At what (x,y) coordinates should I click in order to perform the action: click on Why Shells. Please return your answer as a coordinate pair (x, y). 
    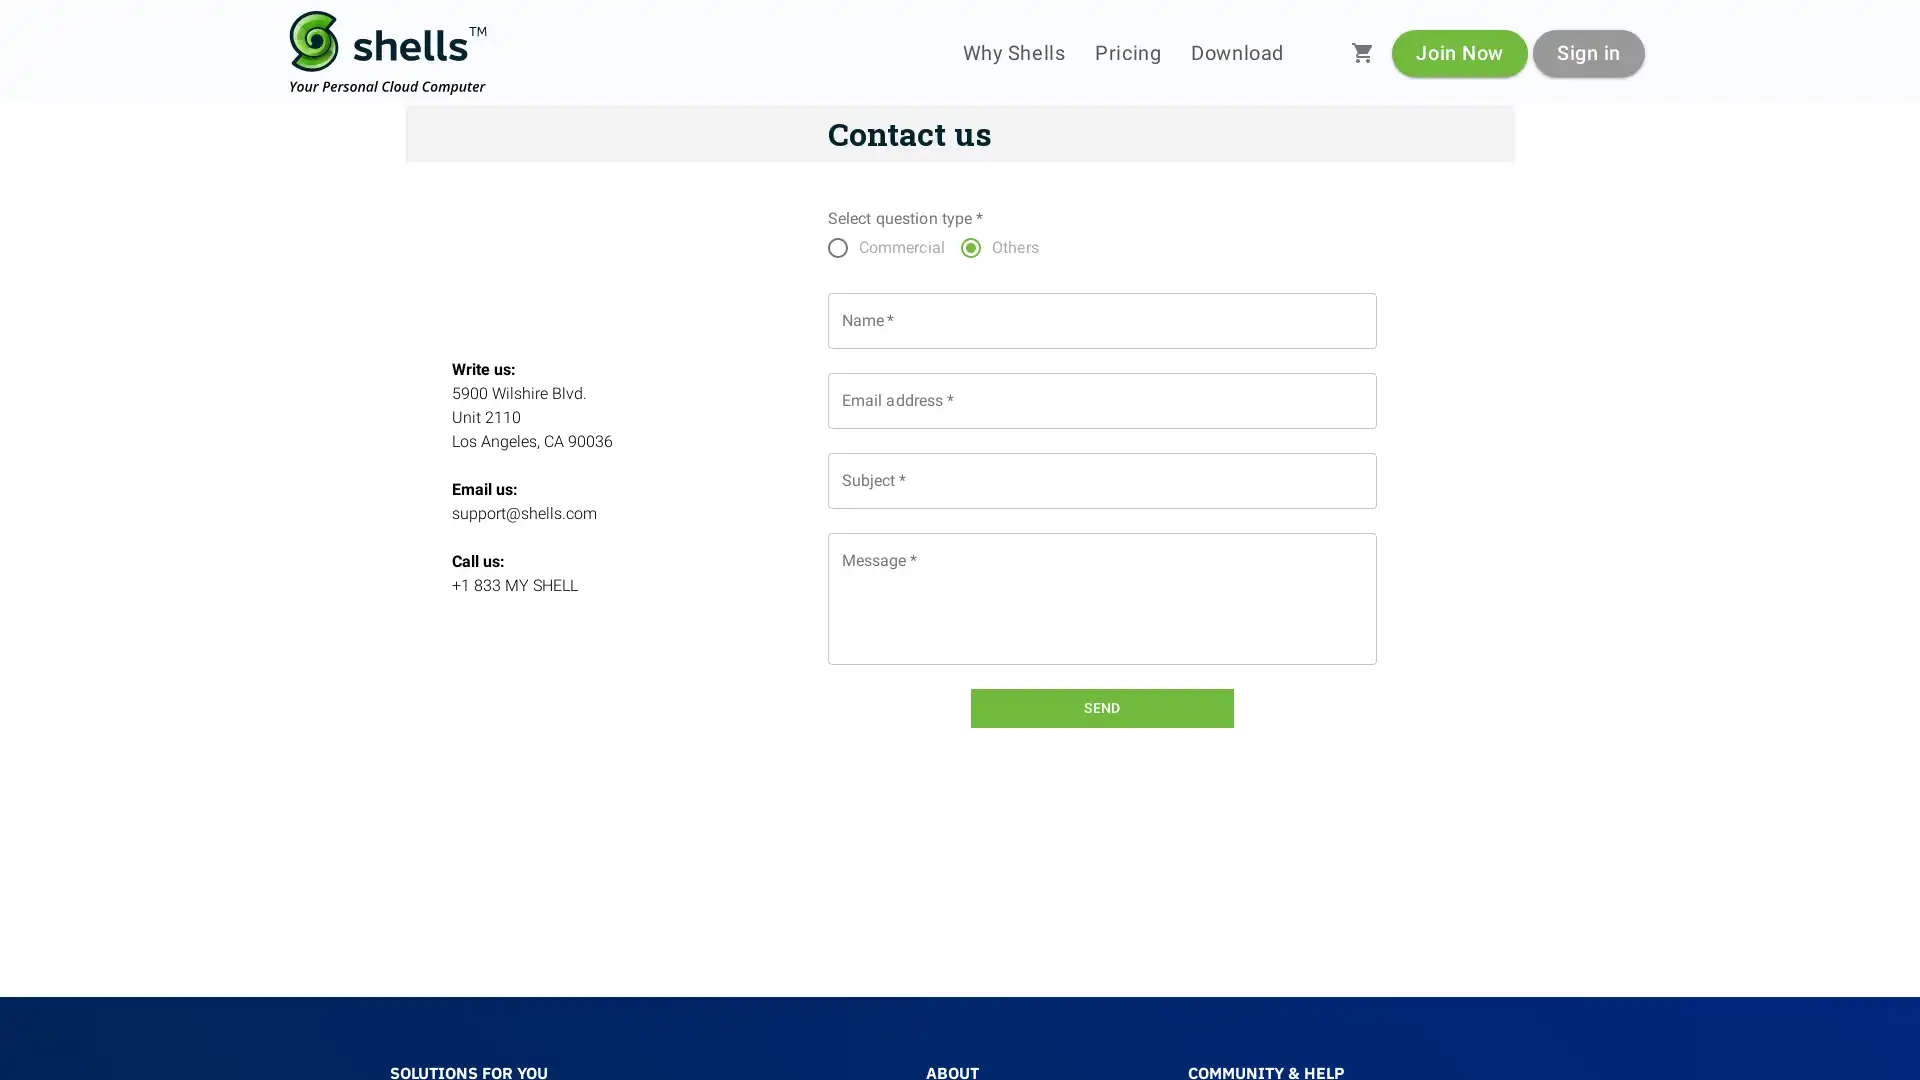
    Looking at the image, I should click on (1013, 52).